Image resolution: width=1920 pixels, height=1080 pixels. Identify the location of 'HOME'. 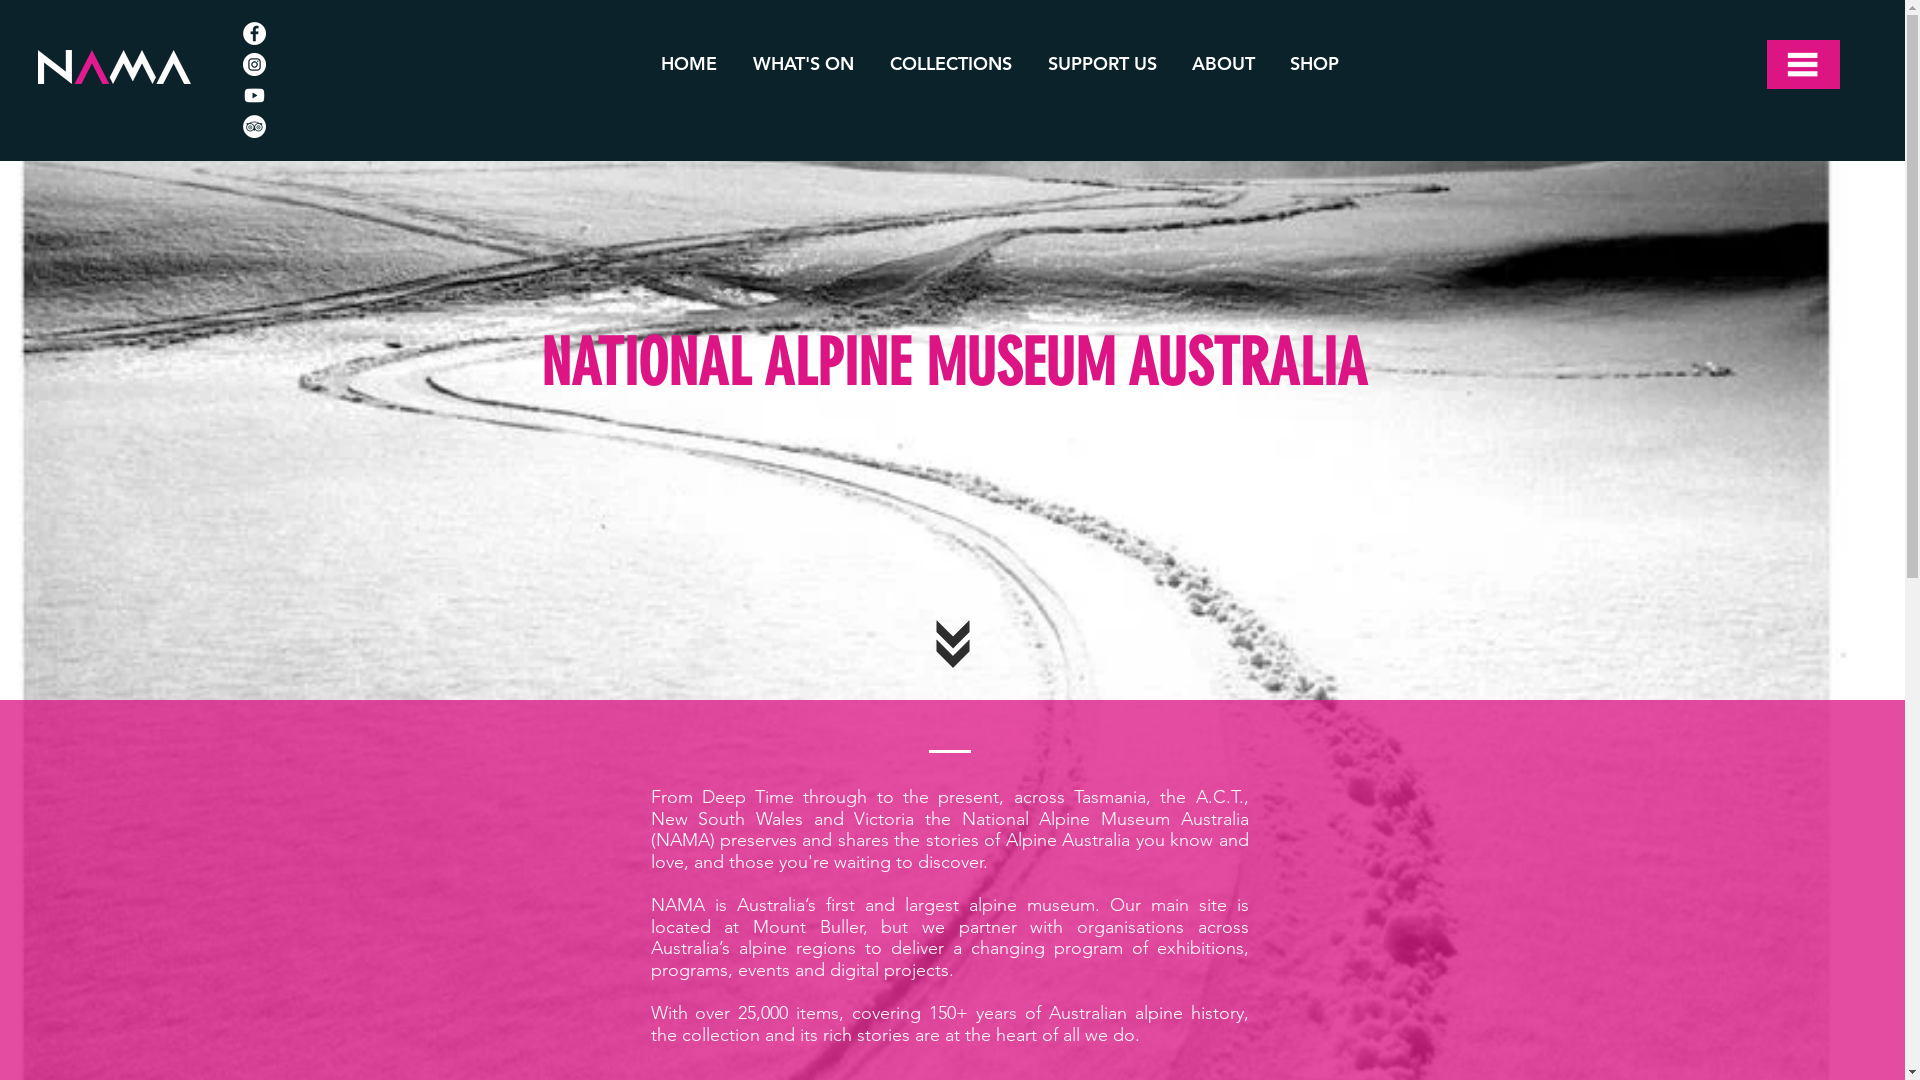
(689, 63).